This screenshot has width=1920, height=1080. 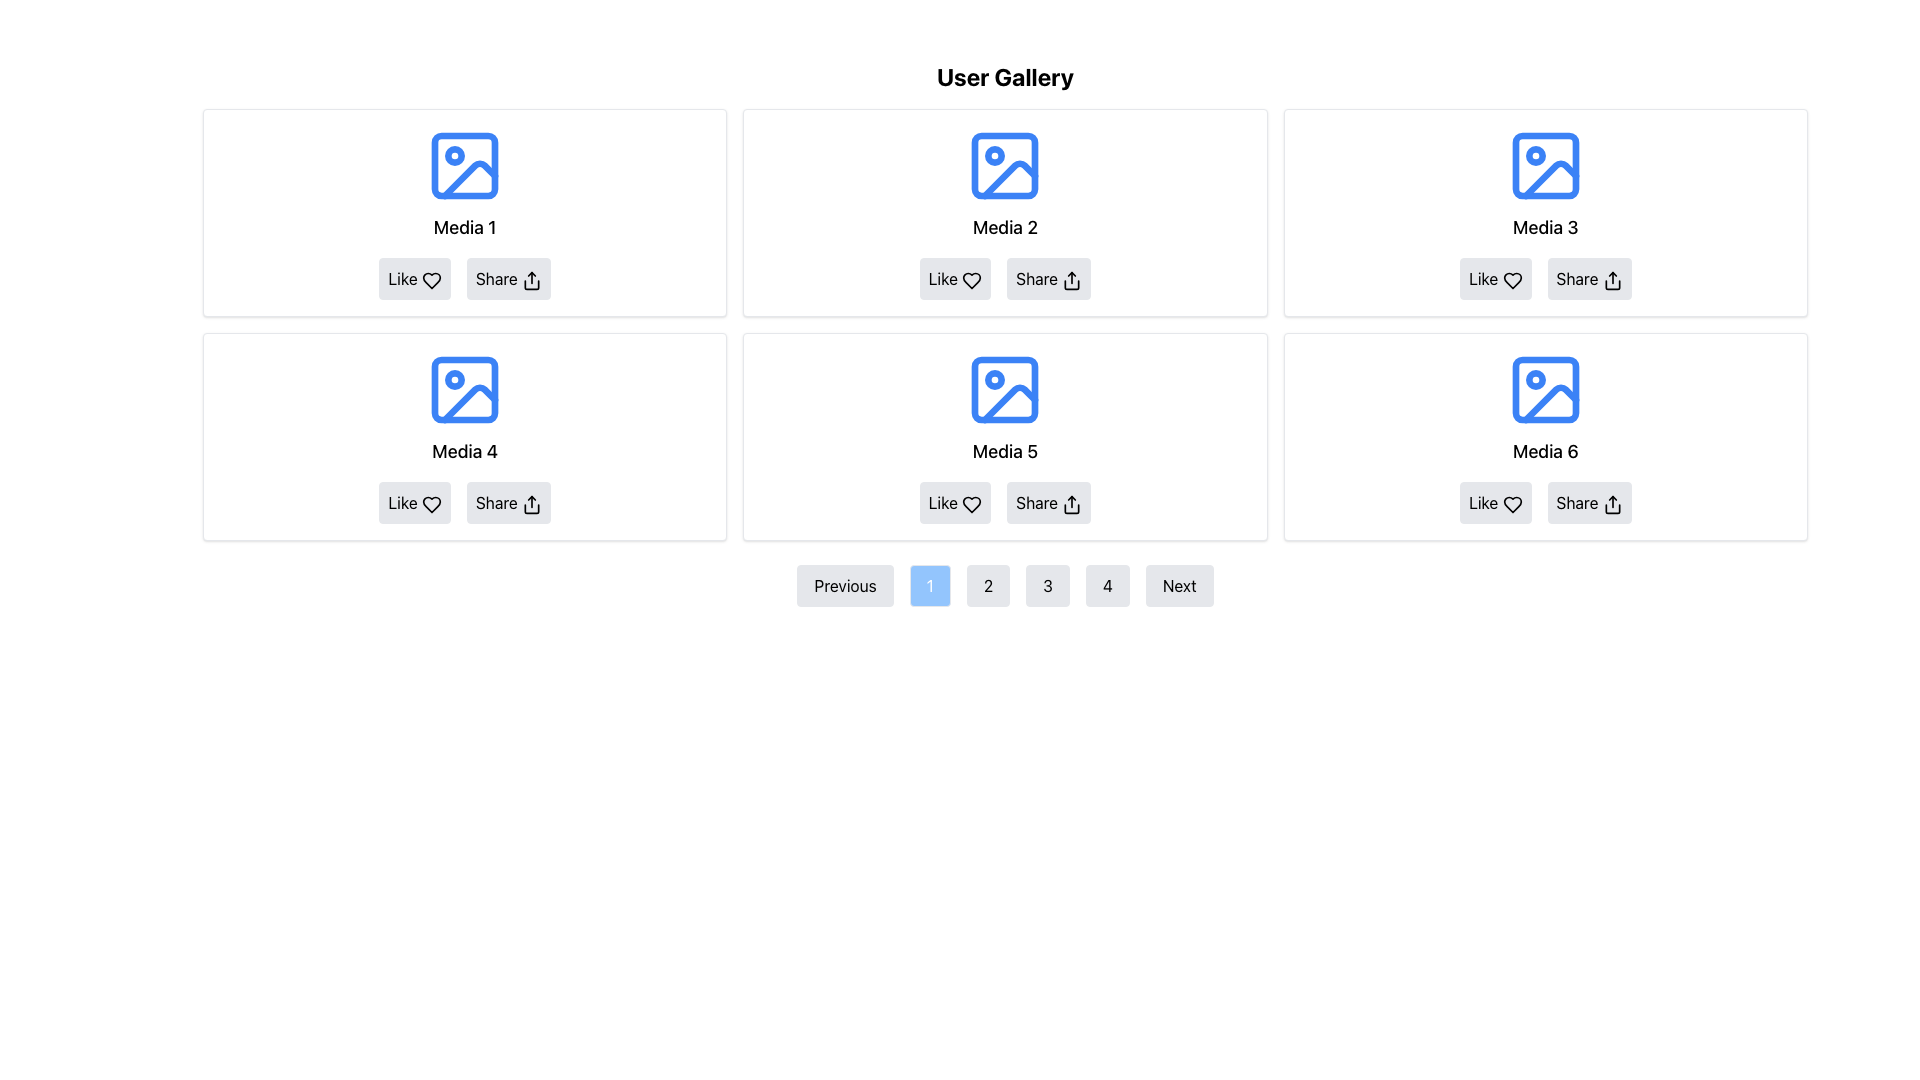 What do you see at coordinates (1544, 164) in the screenshot?
I see `the Image Placeholder Icon, which is a blue square with a diagonal line and a small circular shape inside, located above the text label 'Media 3'` at bounding box center [1544, 164].